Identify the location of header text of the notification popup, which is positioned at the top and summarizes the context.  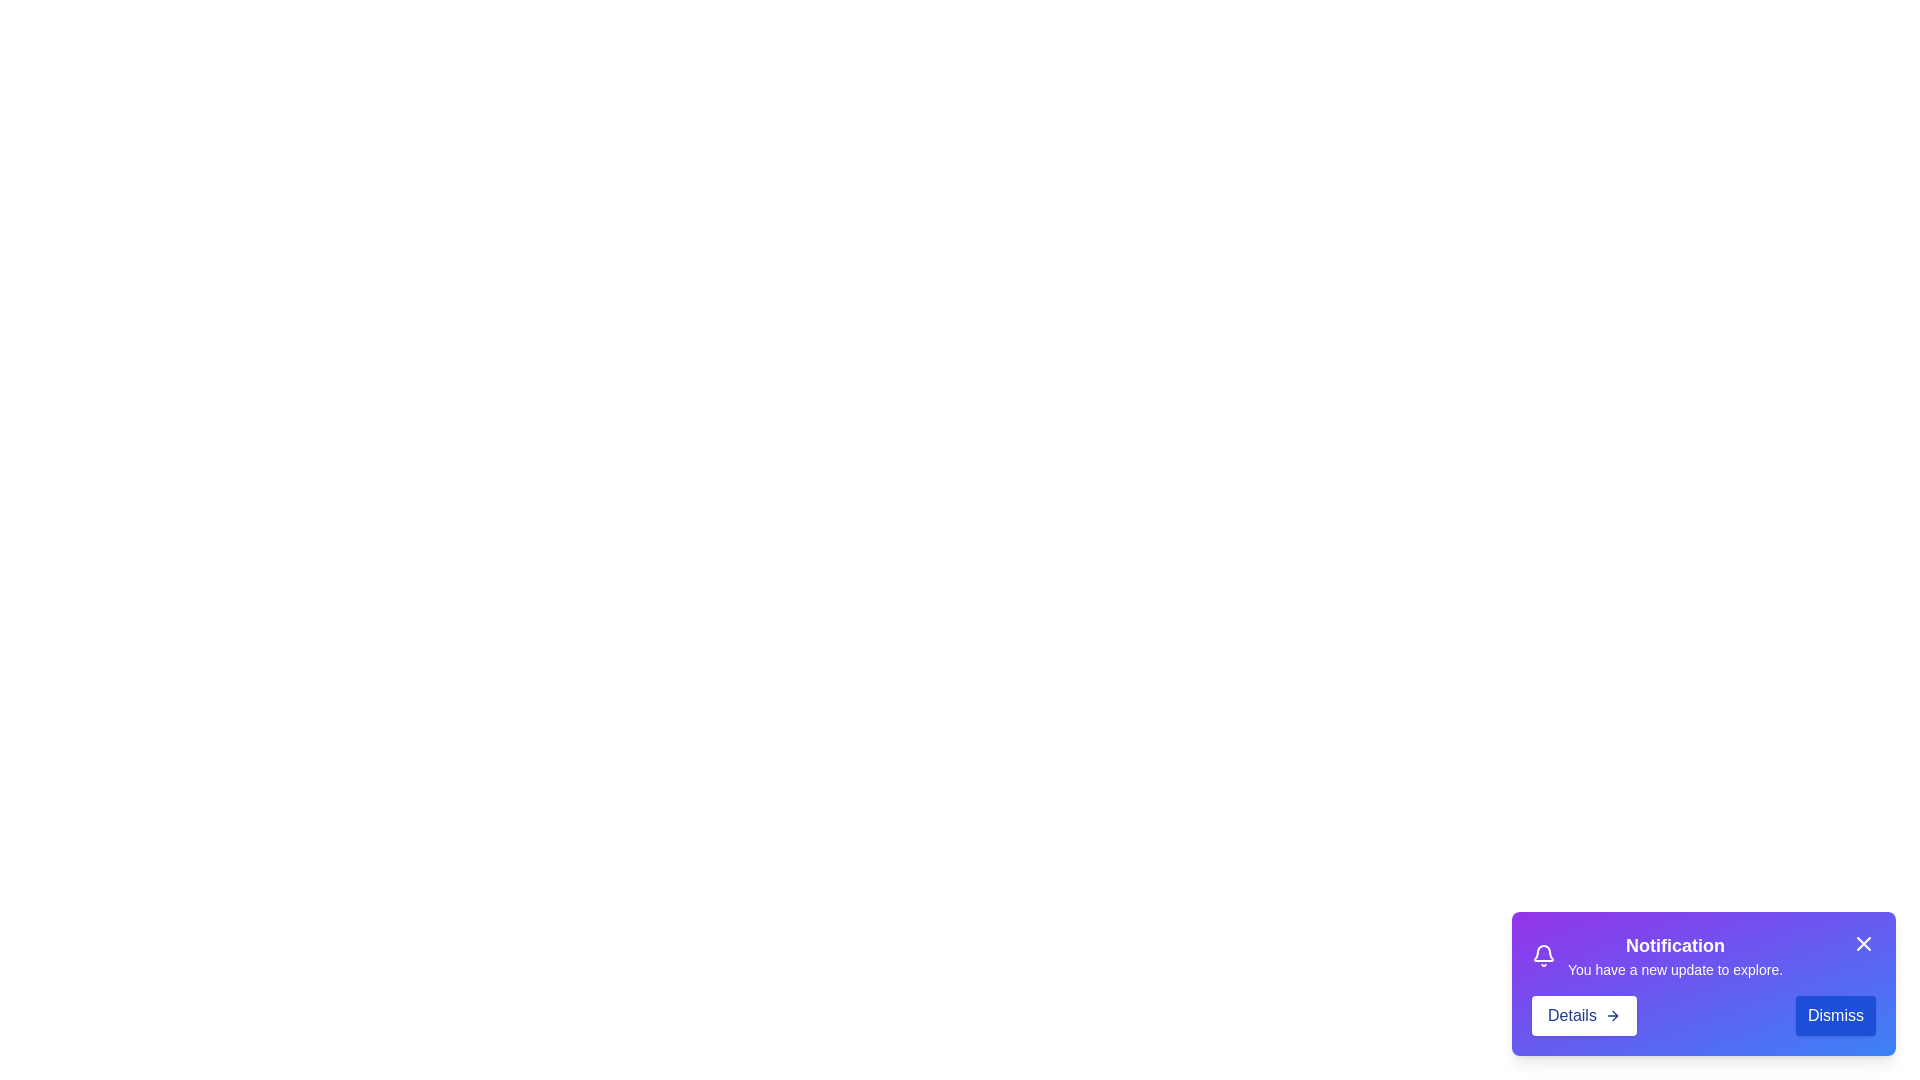
(1675, 945).